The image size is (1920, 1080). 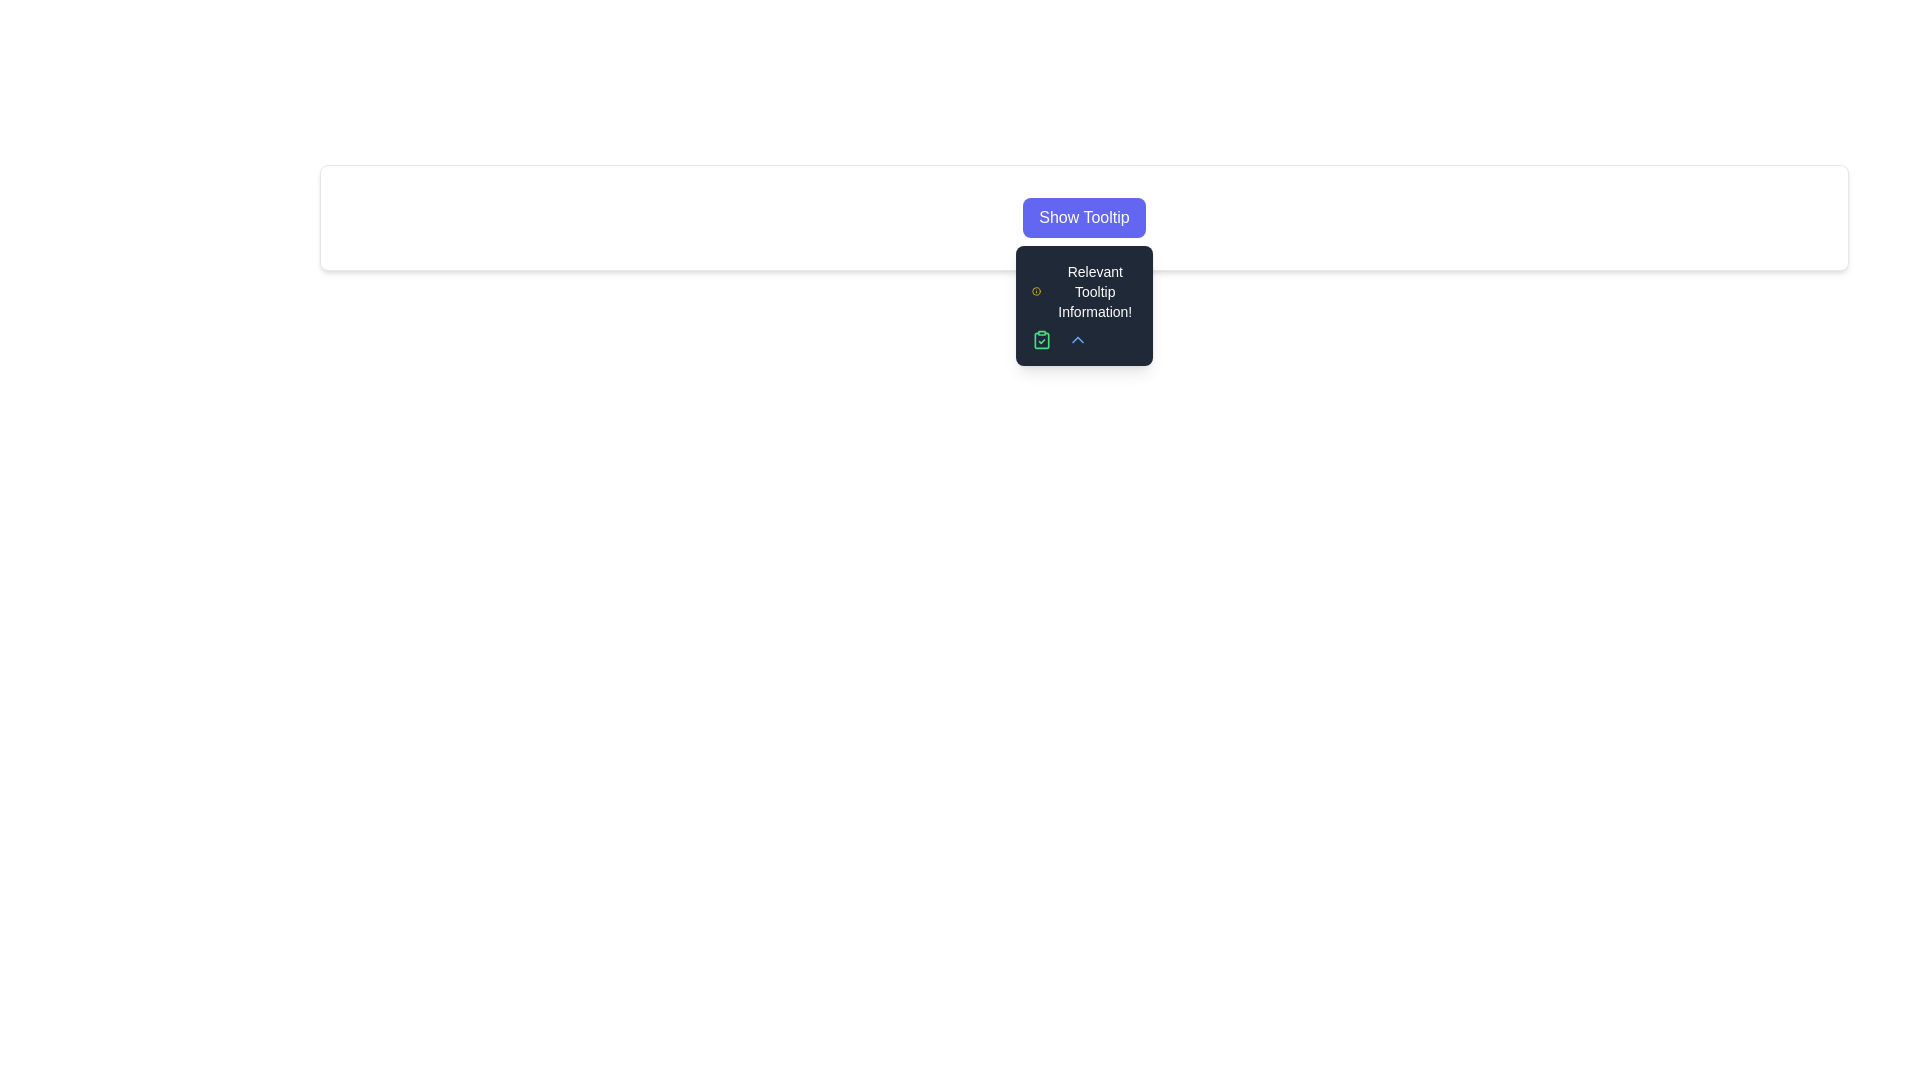 I want to click on the tooltip that appears underneath the 'Show Tooltip' button, so click(x=1083, y=305).